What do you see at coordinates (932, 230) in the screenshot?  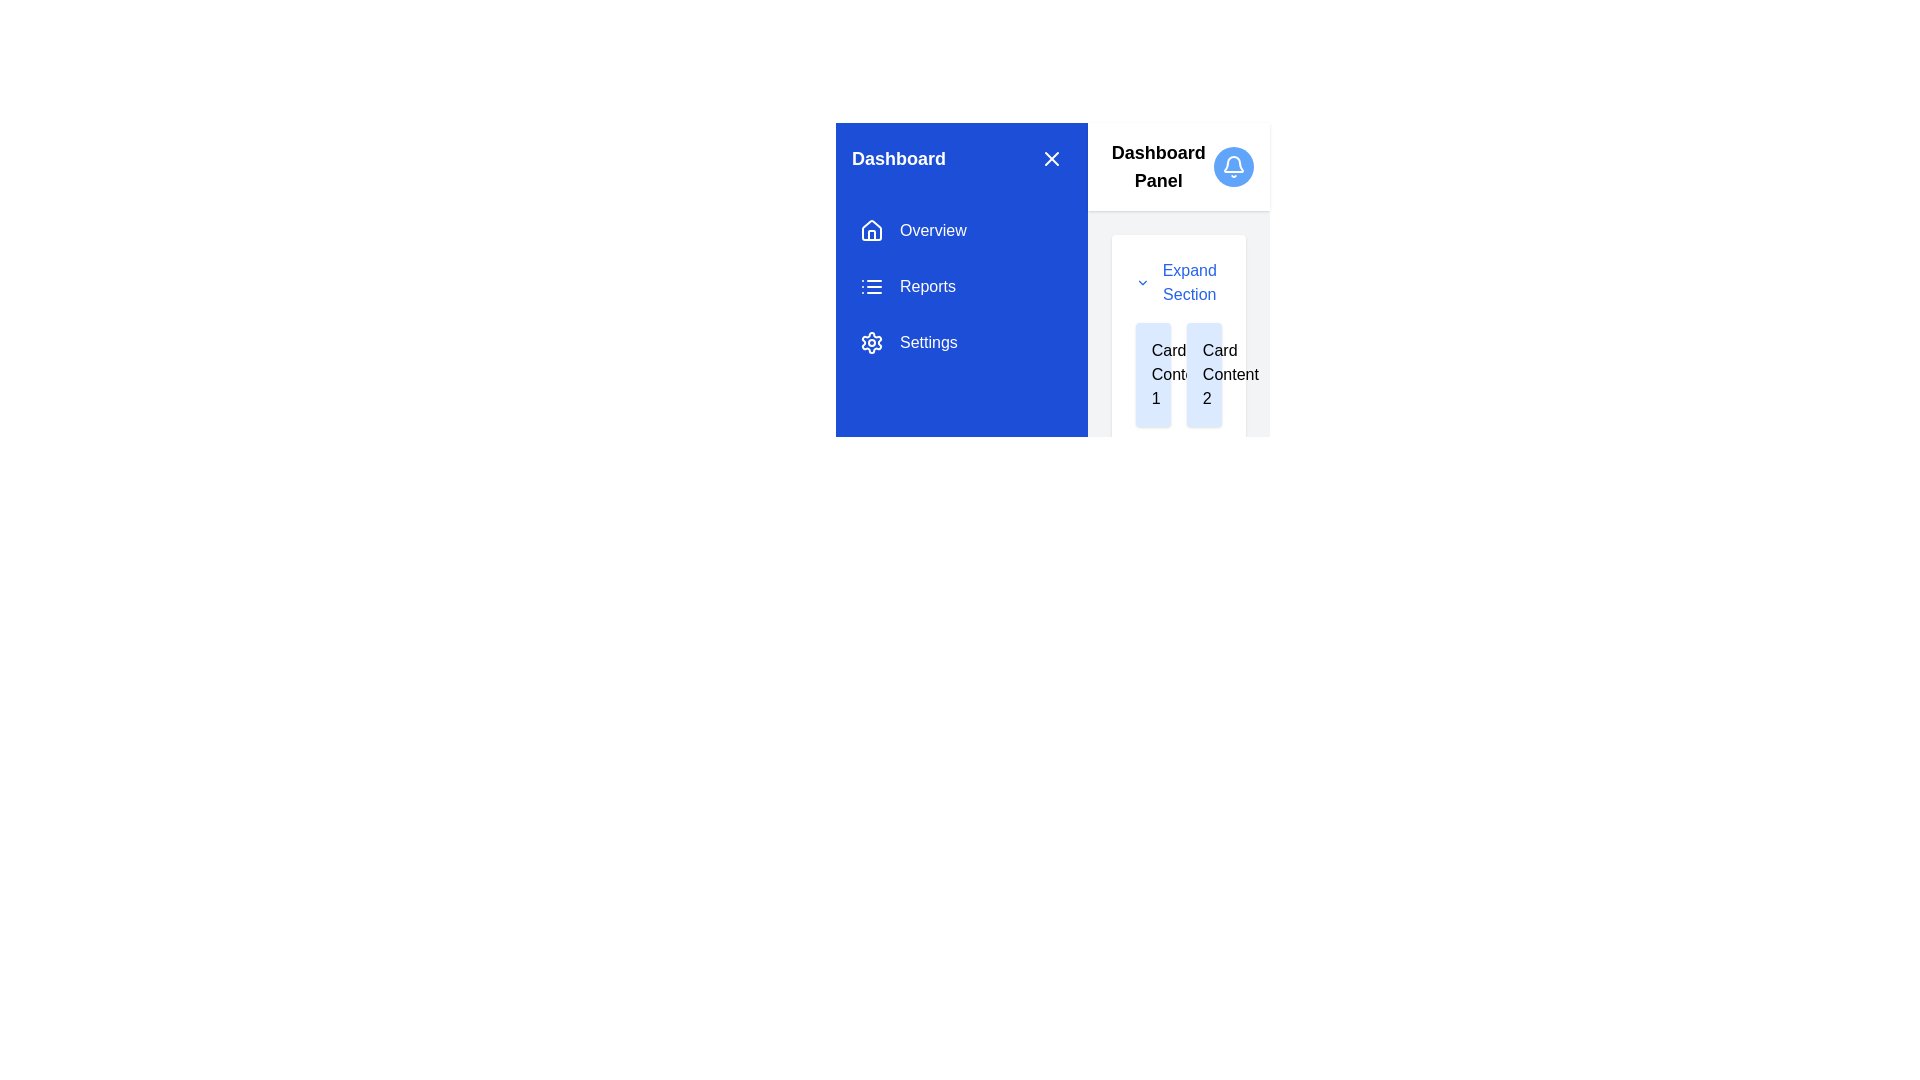 I see `the 'Overview' text label in the navigation menu` at bounding box center [932, 230].